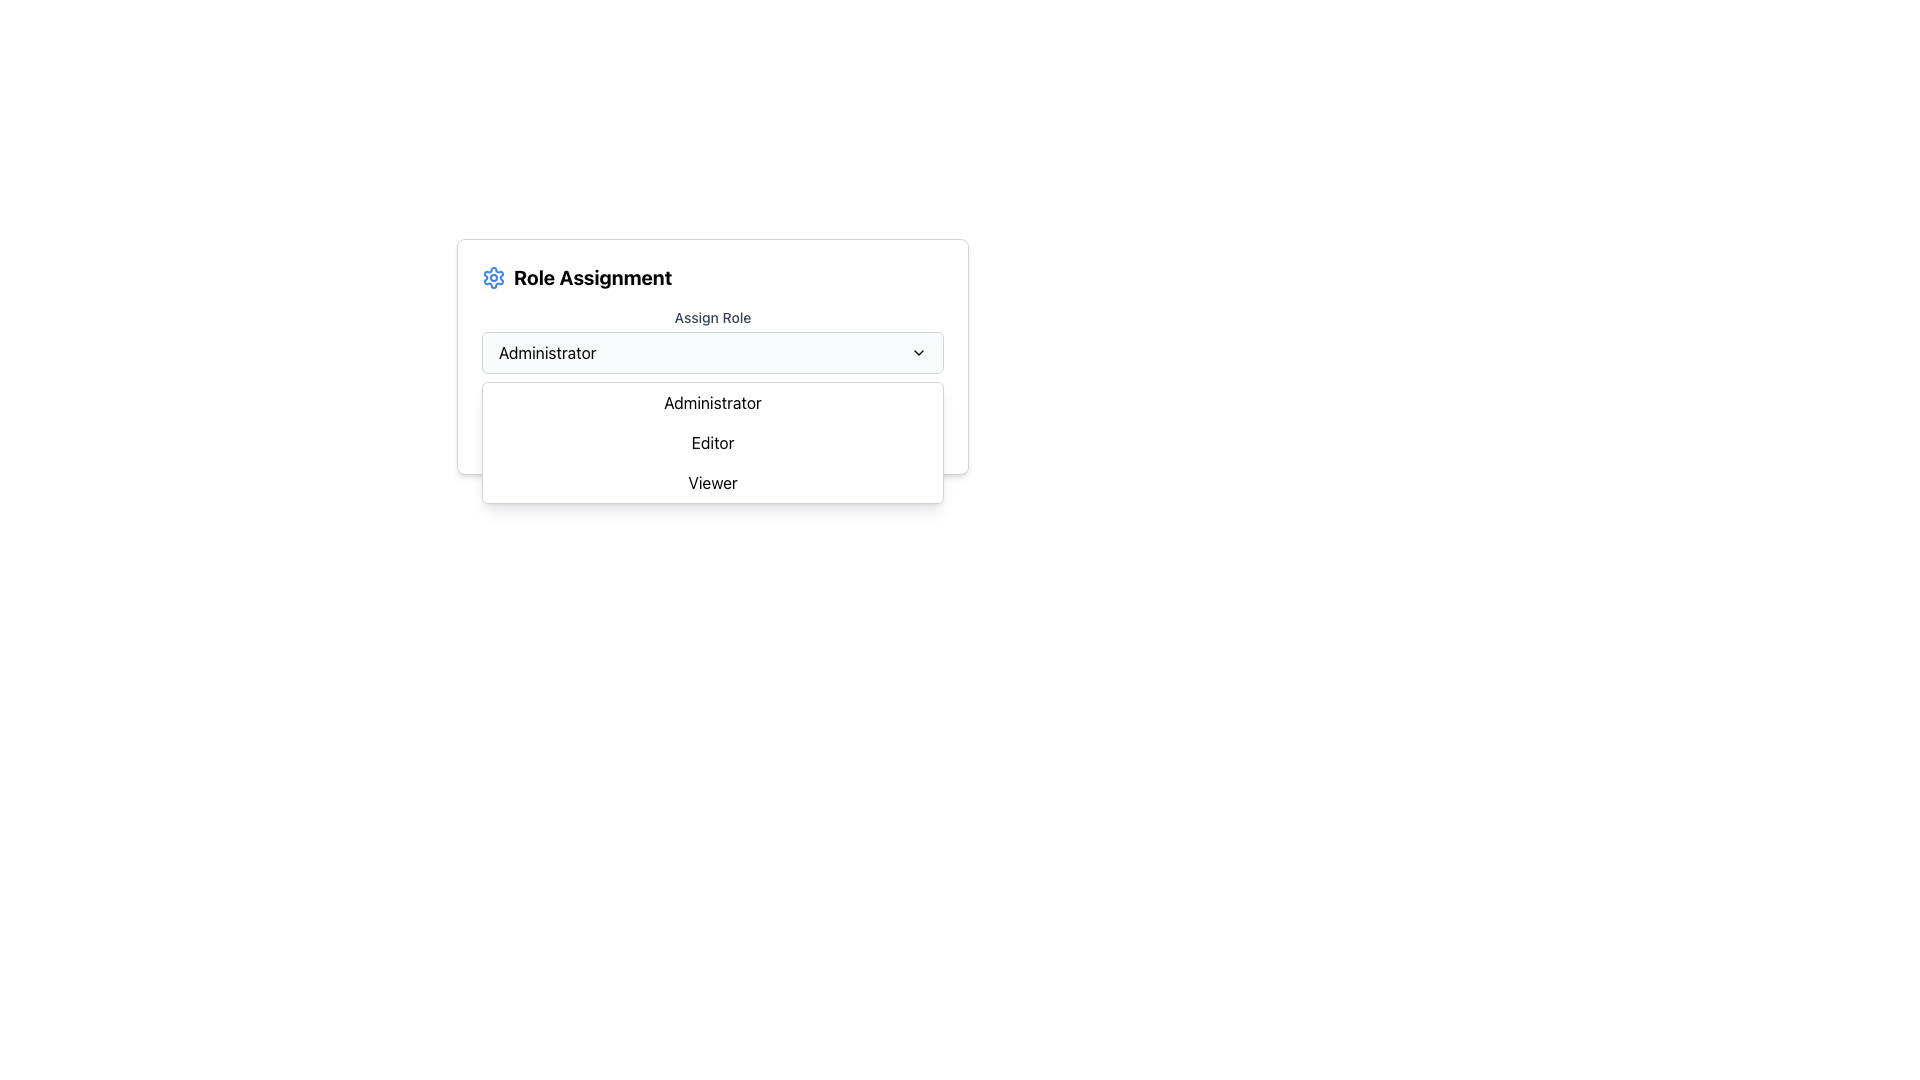 The width and height of the screenshot is (1920, 1080). What do you see at coordinates (713, 356) in the screenshot?
I see `the 'Role Assignment' dropdown menu` at bounding box center [713, 356].